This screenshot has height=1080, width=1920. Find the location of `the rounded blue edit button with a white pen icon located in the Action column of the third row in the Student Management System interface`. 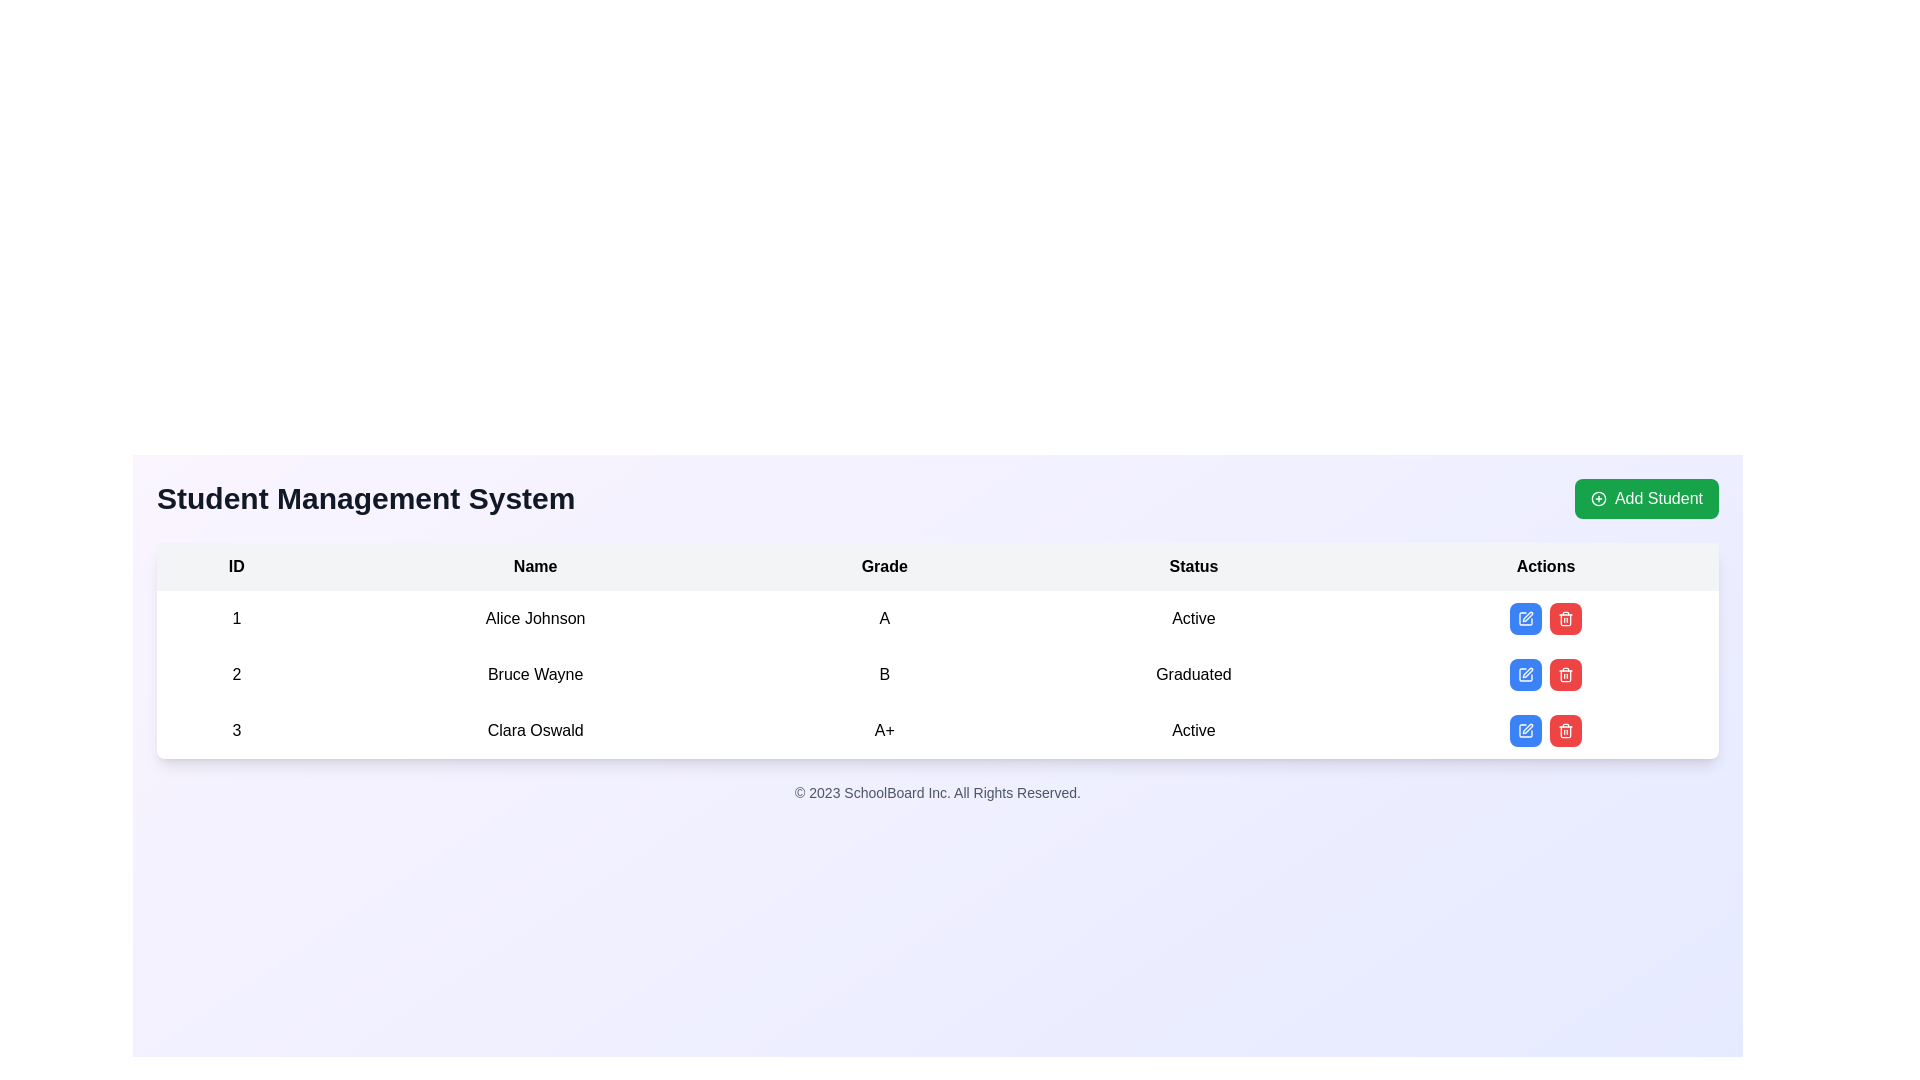

the rounded blue edit button with a white pen icon located in the Action column of the third row in the Student Management System interface is located at coordinates (1525, 731).